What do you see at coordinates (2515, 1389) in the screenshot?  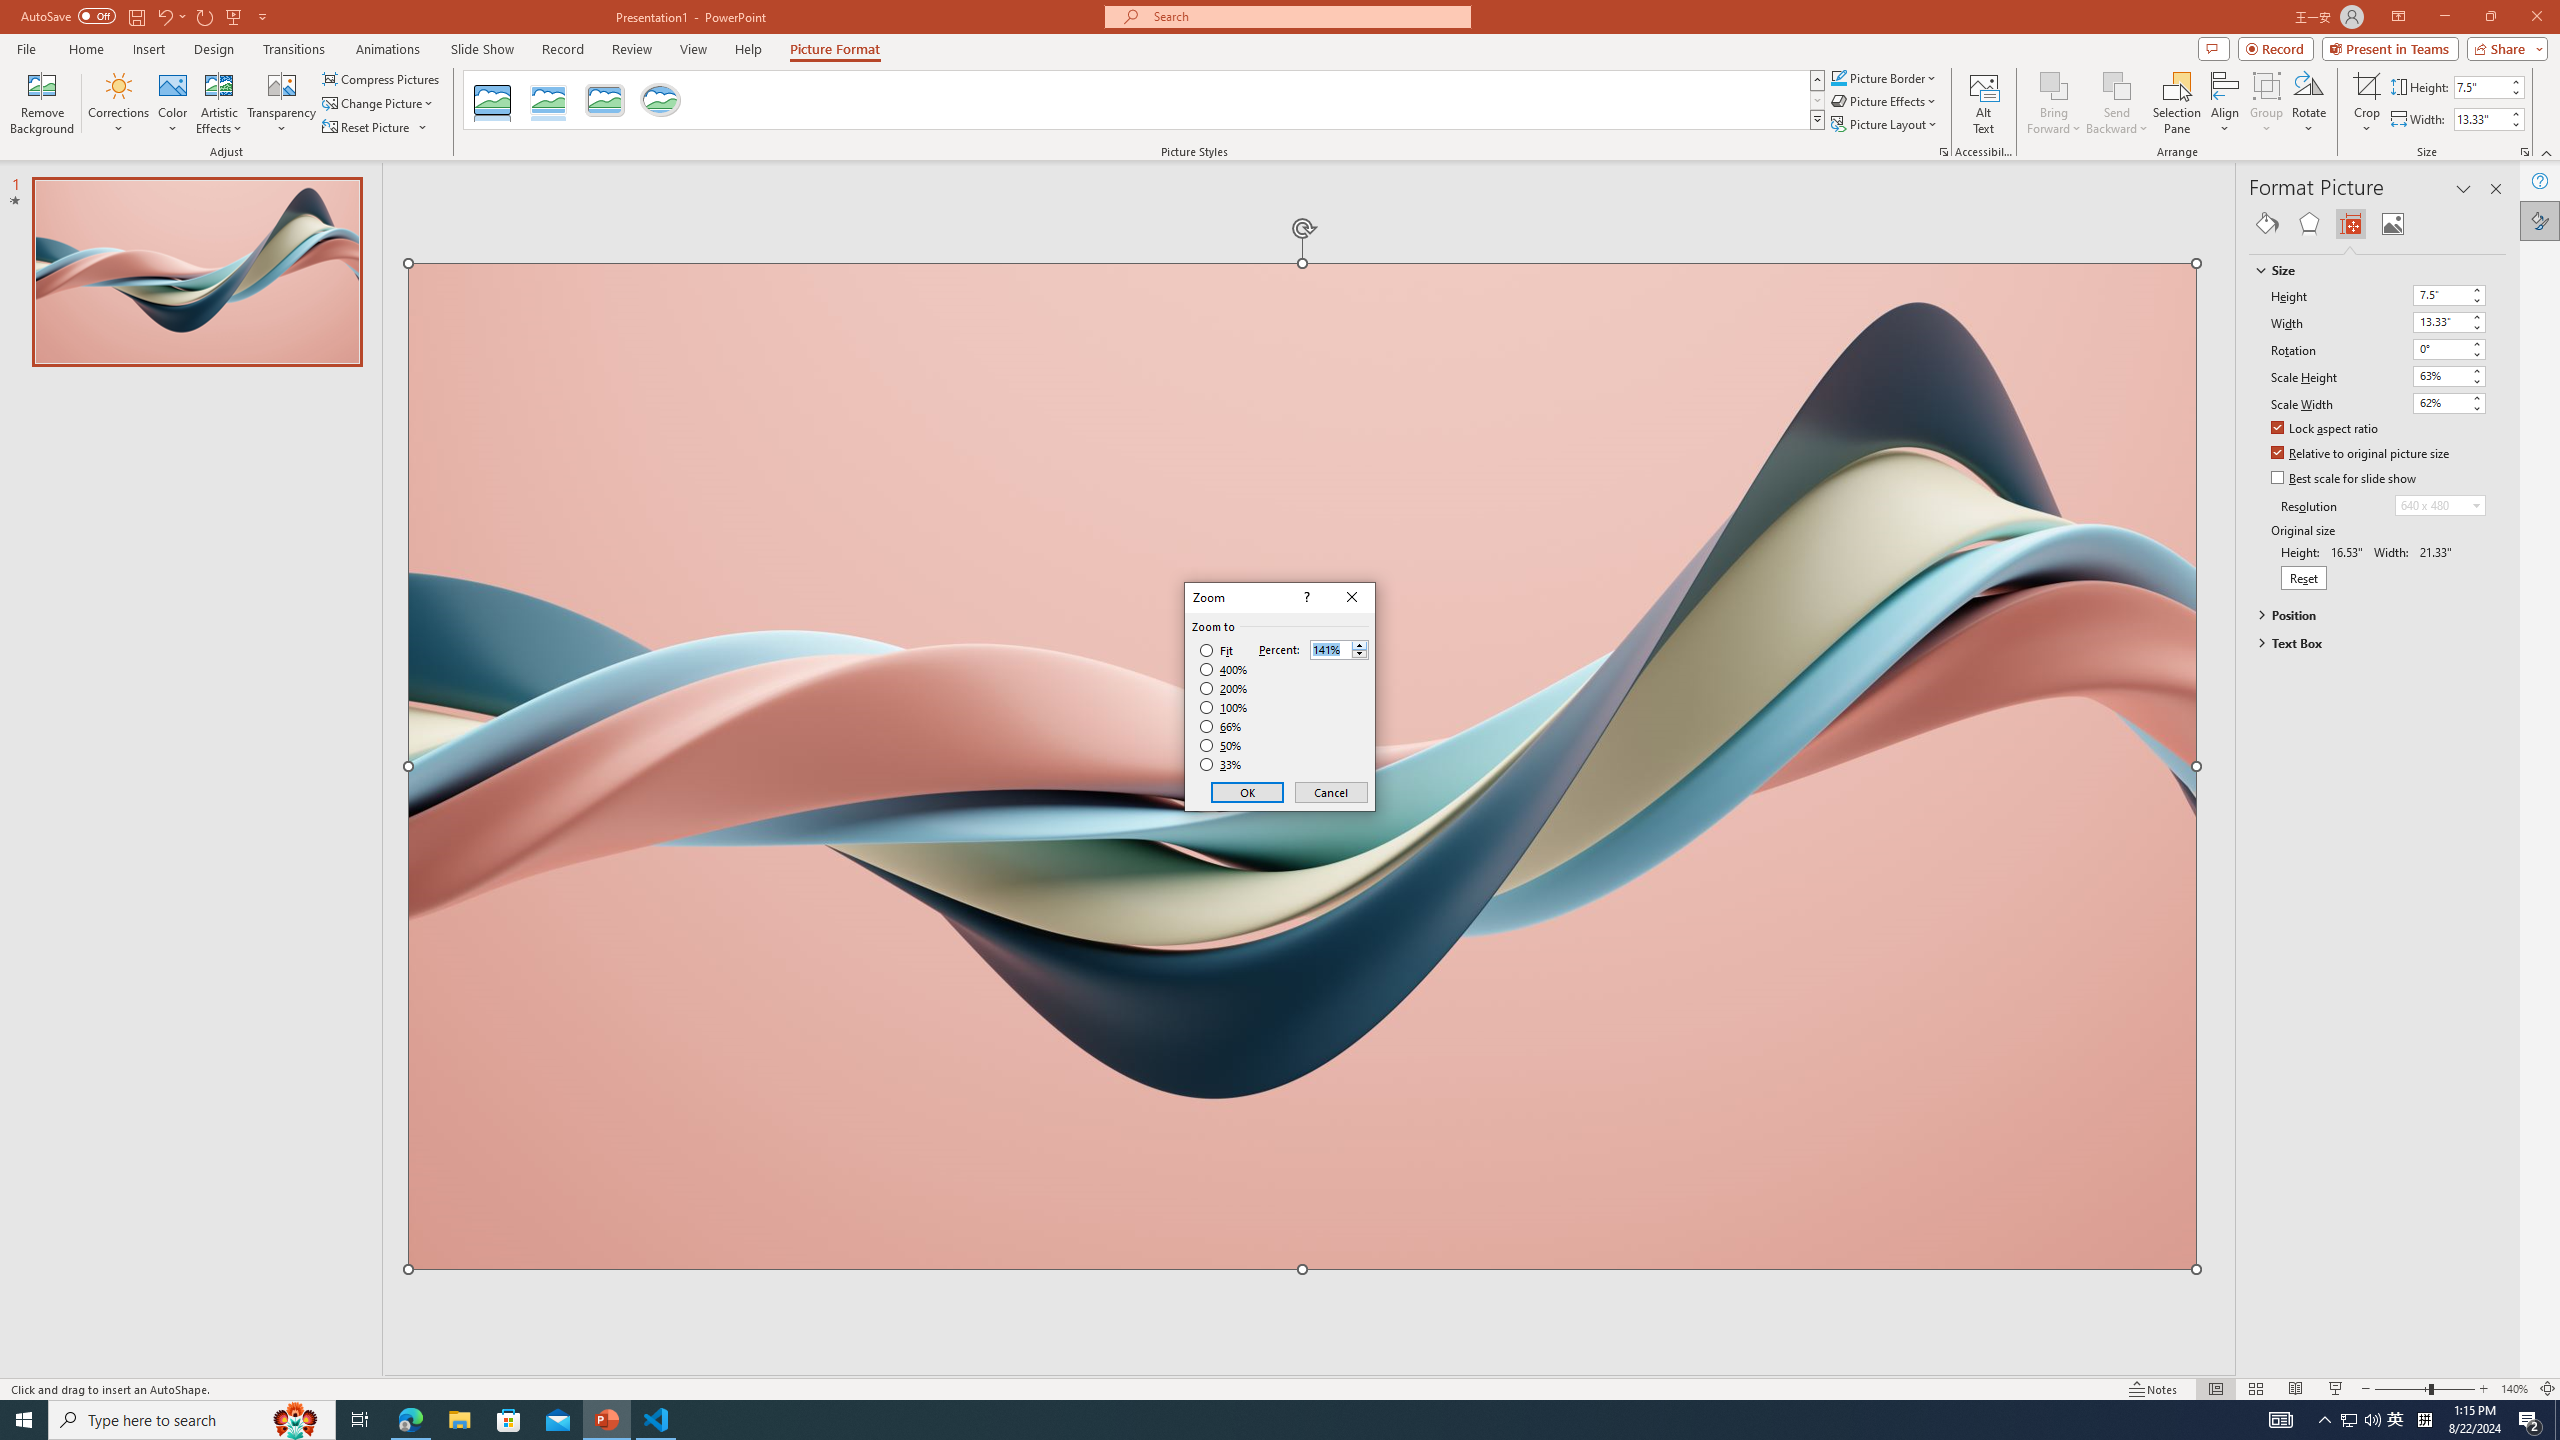 I see `'Zoom 140%'` at bounding box center [2515, 1389].